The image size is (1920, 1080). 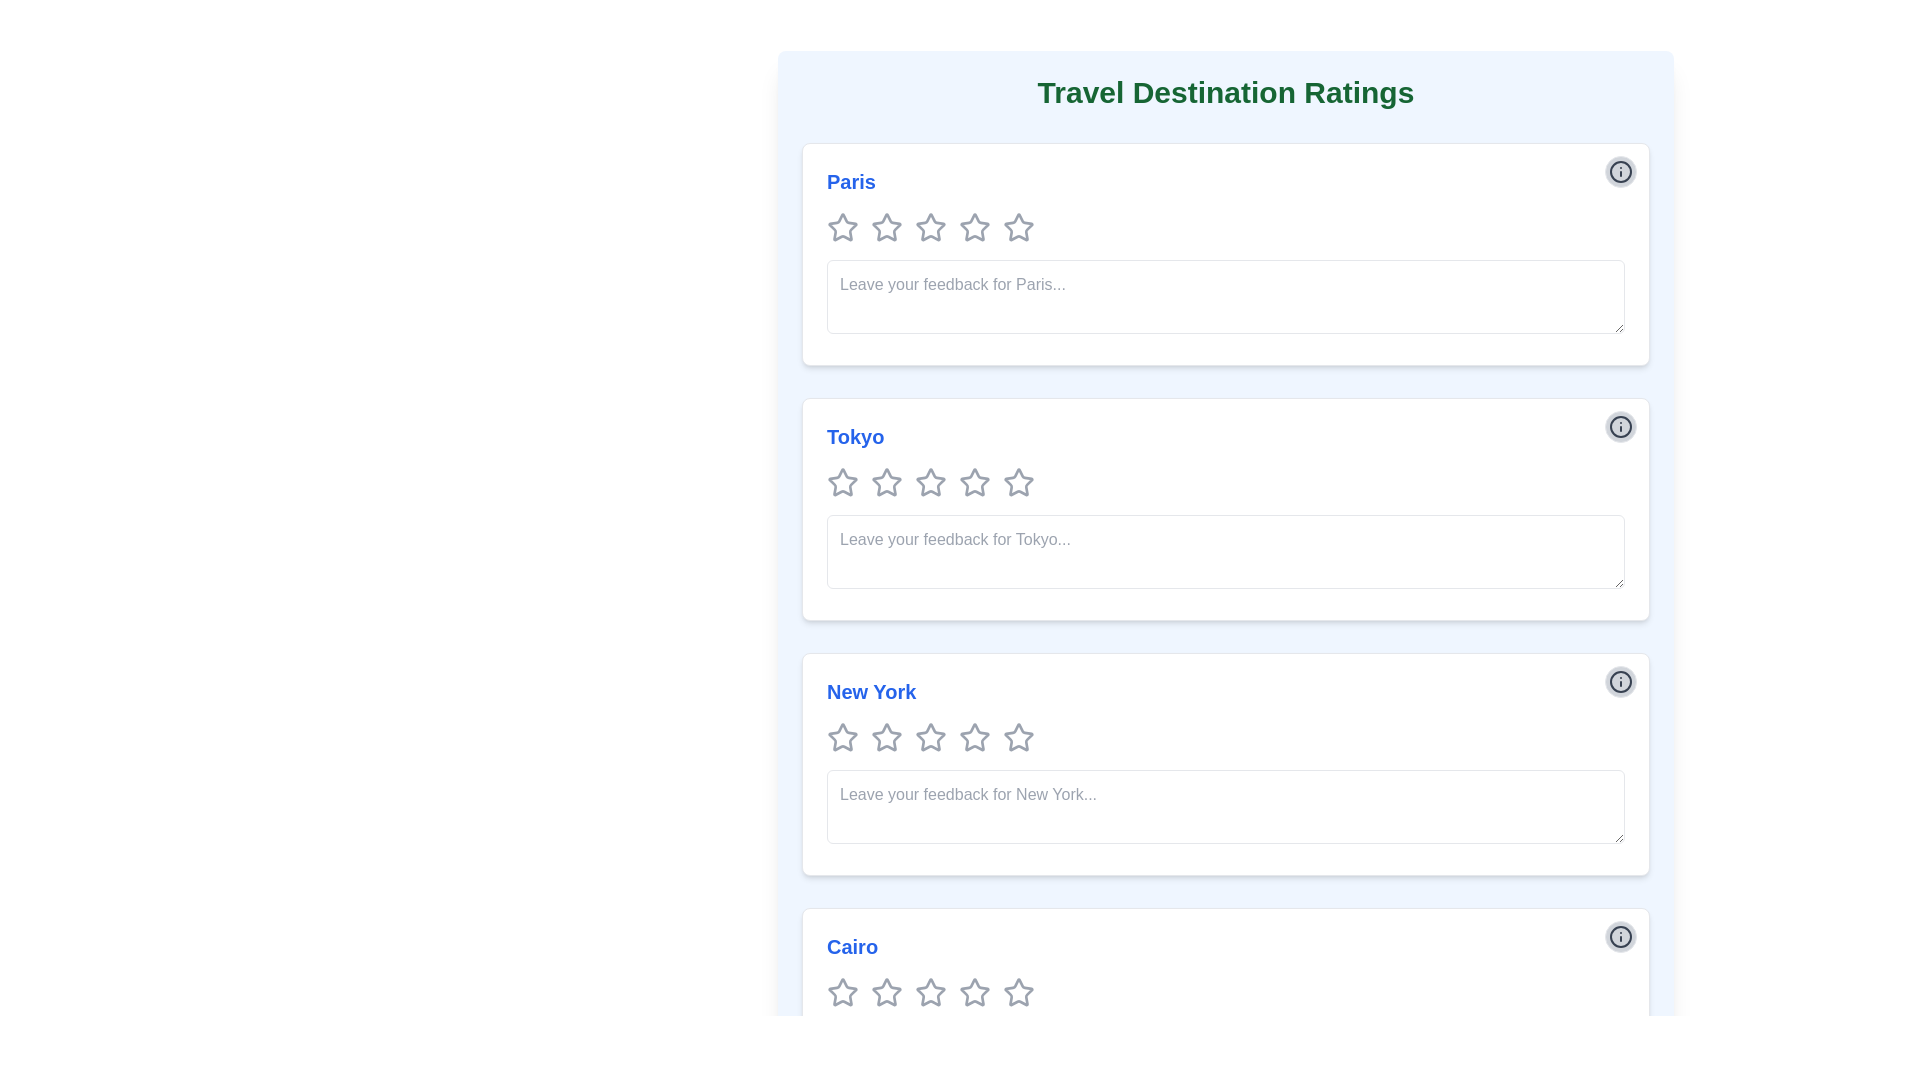 I want to click on the second star in the row of five stars for the 'Tokyo' rating section, so click(x=886, y=482).